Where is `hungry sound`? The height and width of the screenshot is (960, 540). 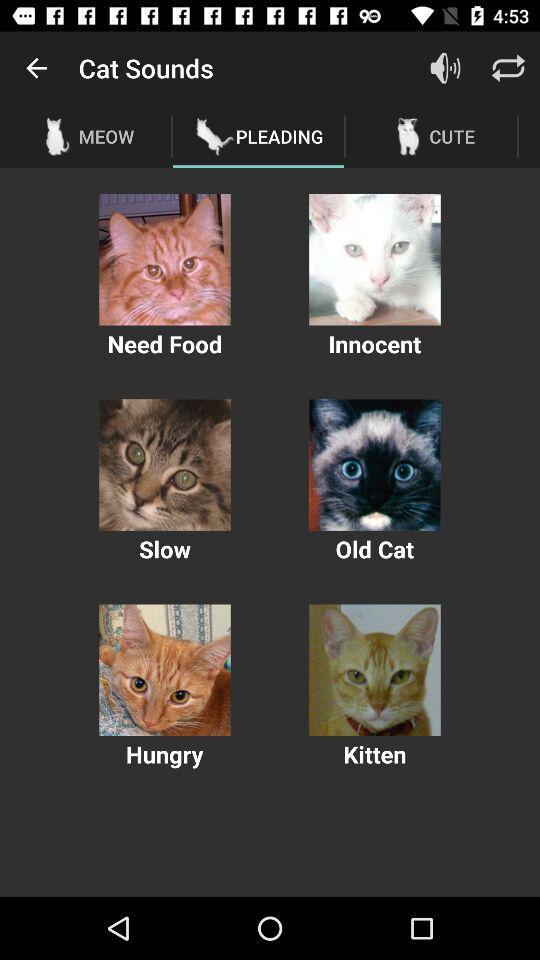 hungry sound is located at coordinates (164, 670).